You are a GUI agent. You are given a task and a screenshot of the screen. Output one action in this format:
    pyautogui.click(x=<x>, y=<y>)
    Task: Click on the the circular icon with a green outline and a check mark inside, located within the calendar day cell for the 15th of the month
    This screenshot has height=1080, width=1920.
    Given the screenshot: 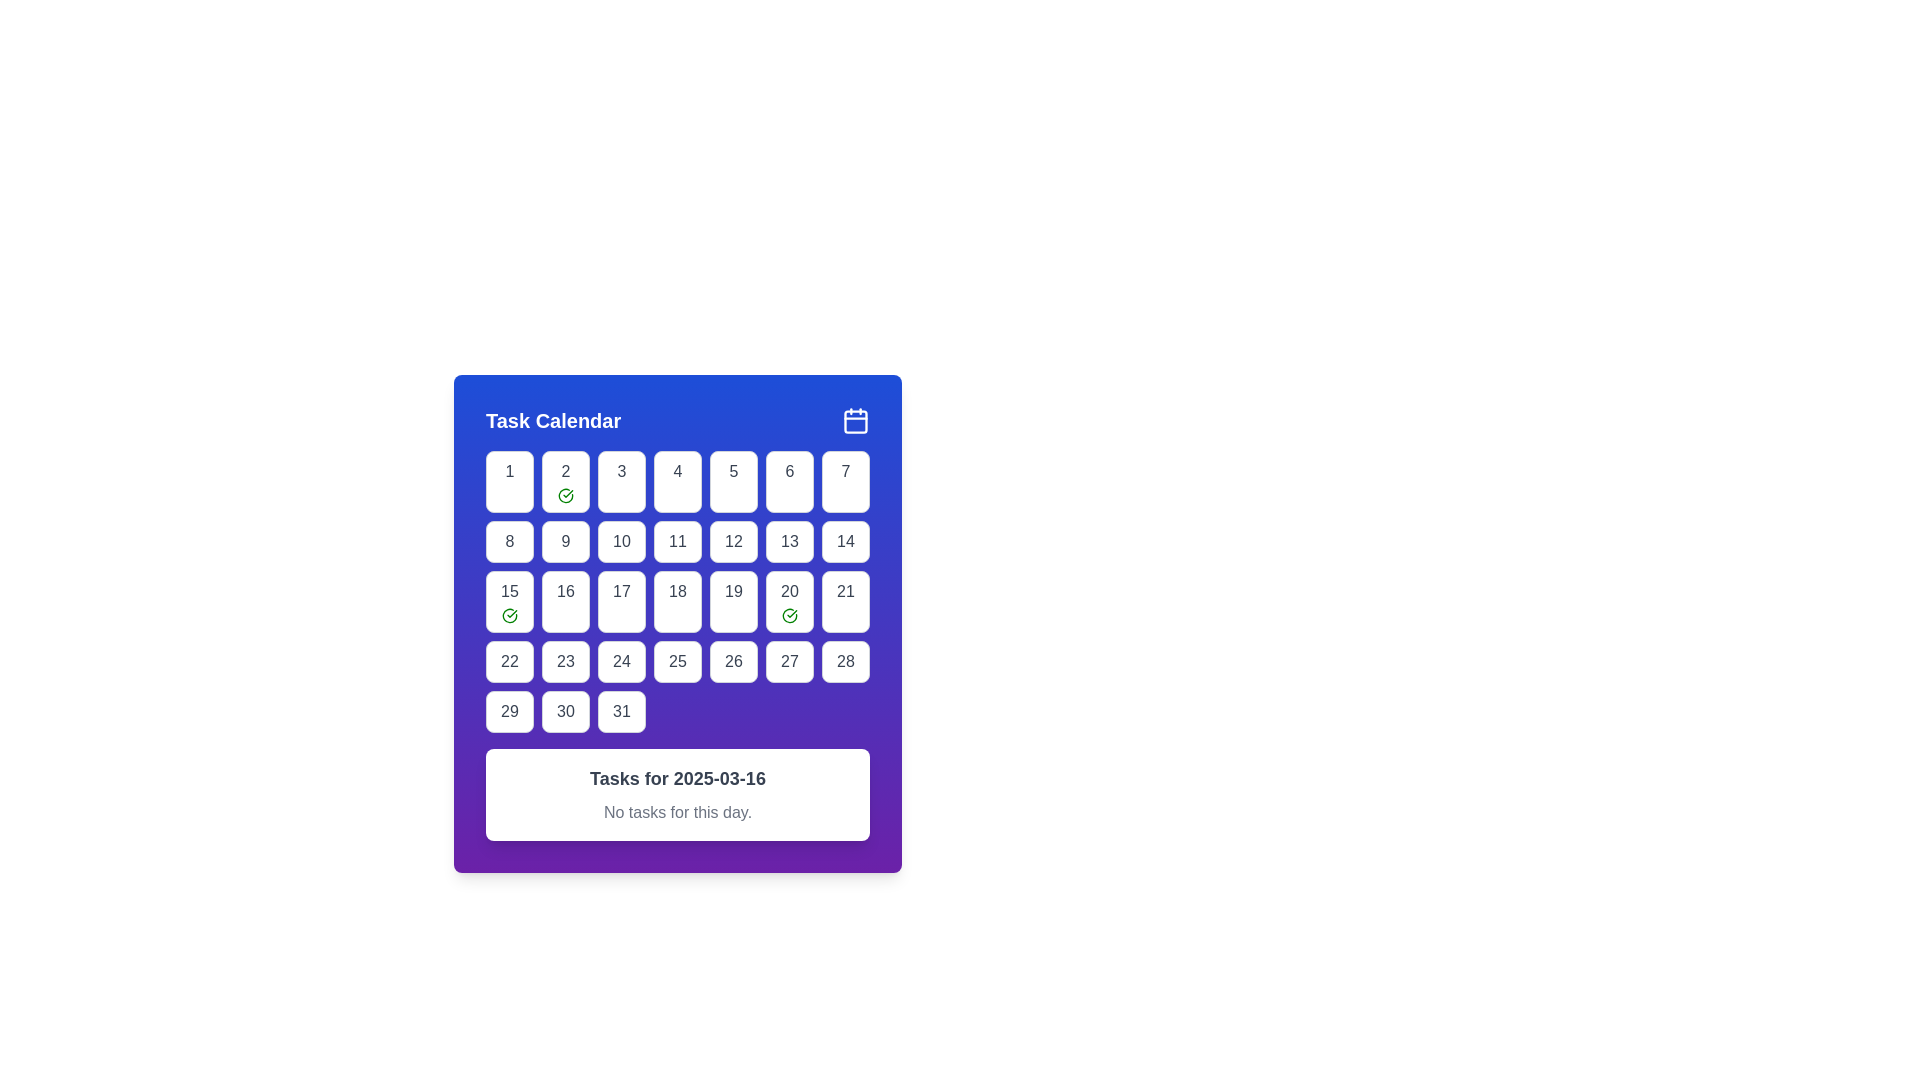 What is the action you would take?
    pyautogui.click(x=509, y=615)
    